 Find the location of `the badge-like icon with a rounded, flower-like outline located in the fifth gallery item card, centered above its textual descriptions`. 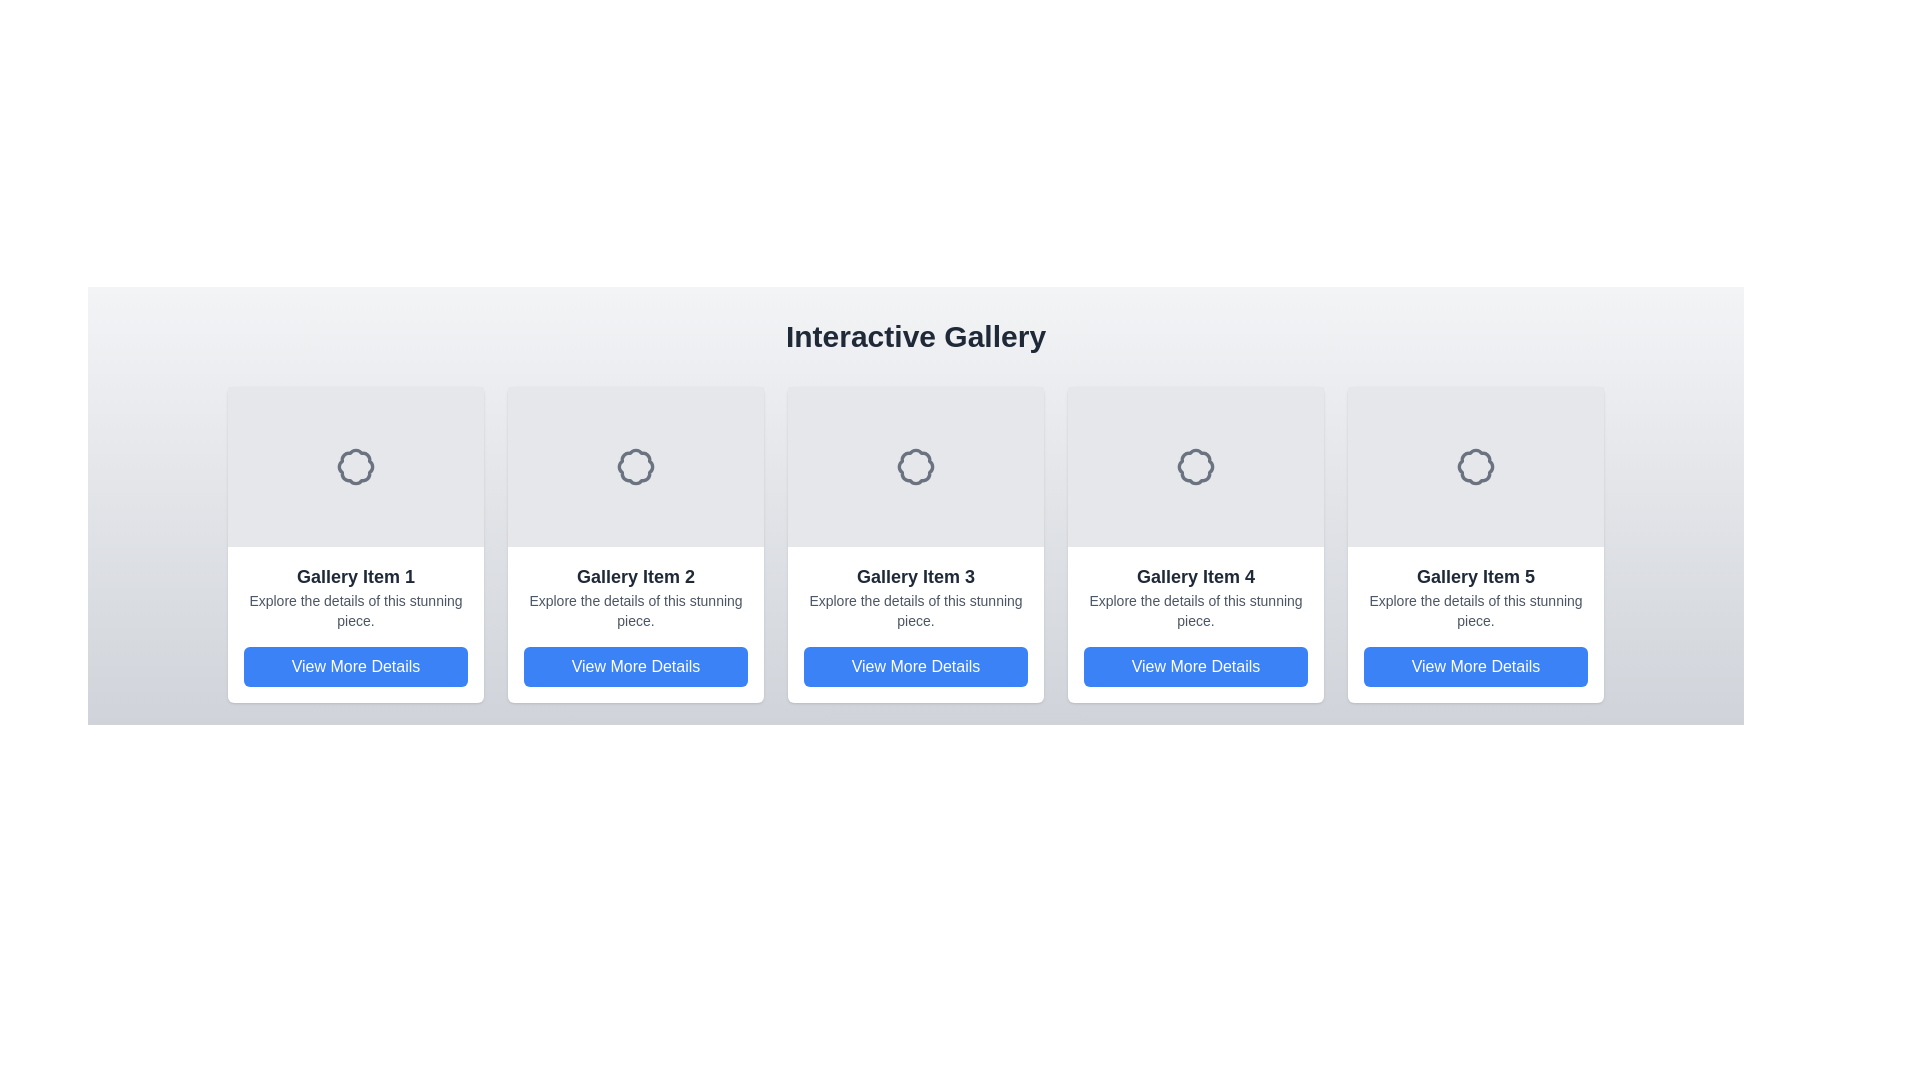

the badge-like icon with a rounded, flower-like outline located in the fifth gallery item card, centered above its textual descriptions is located at coordinates (1476, 466).